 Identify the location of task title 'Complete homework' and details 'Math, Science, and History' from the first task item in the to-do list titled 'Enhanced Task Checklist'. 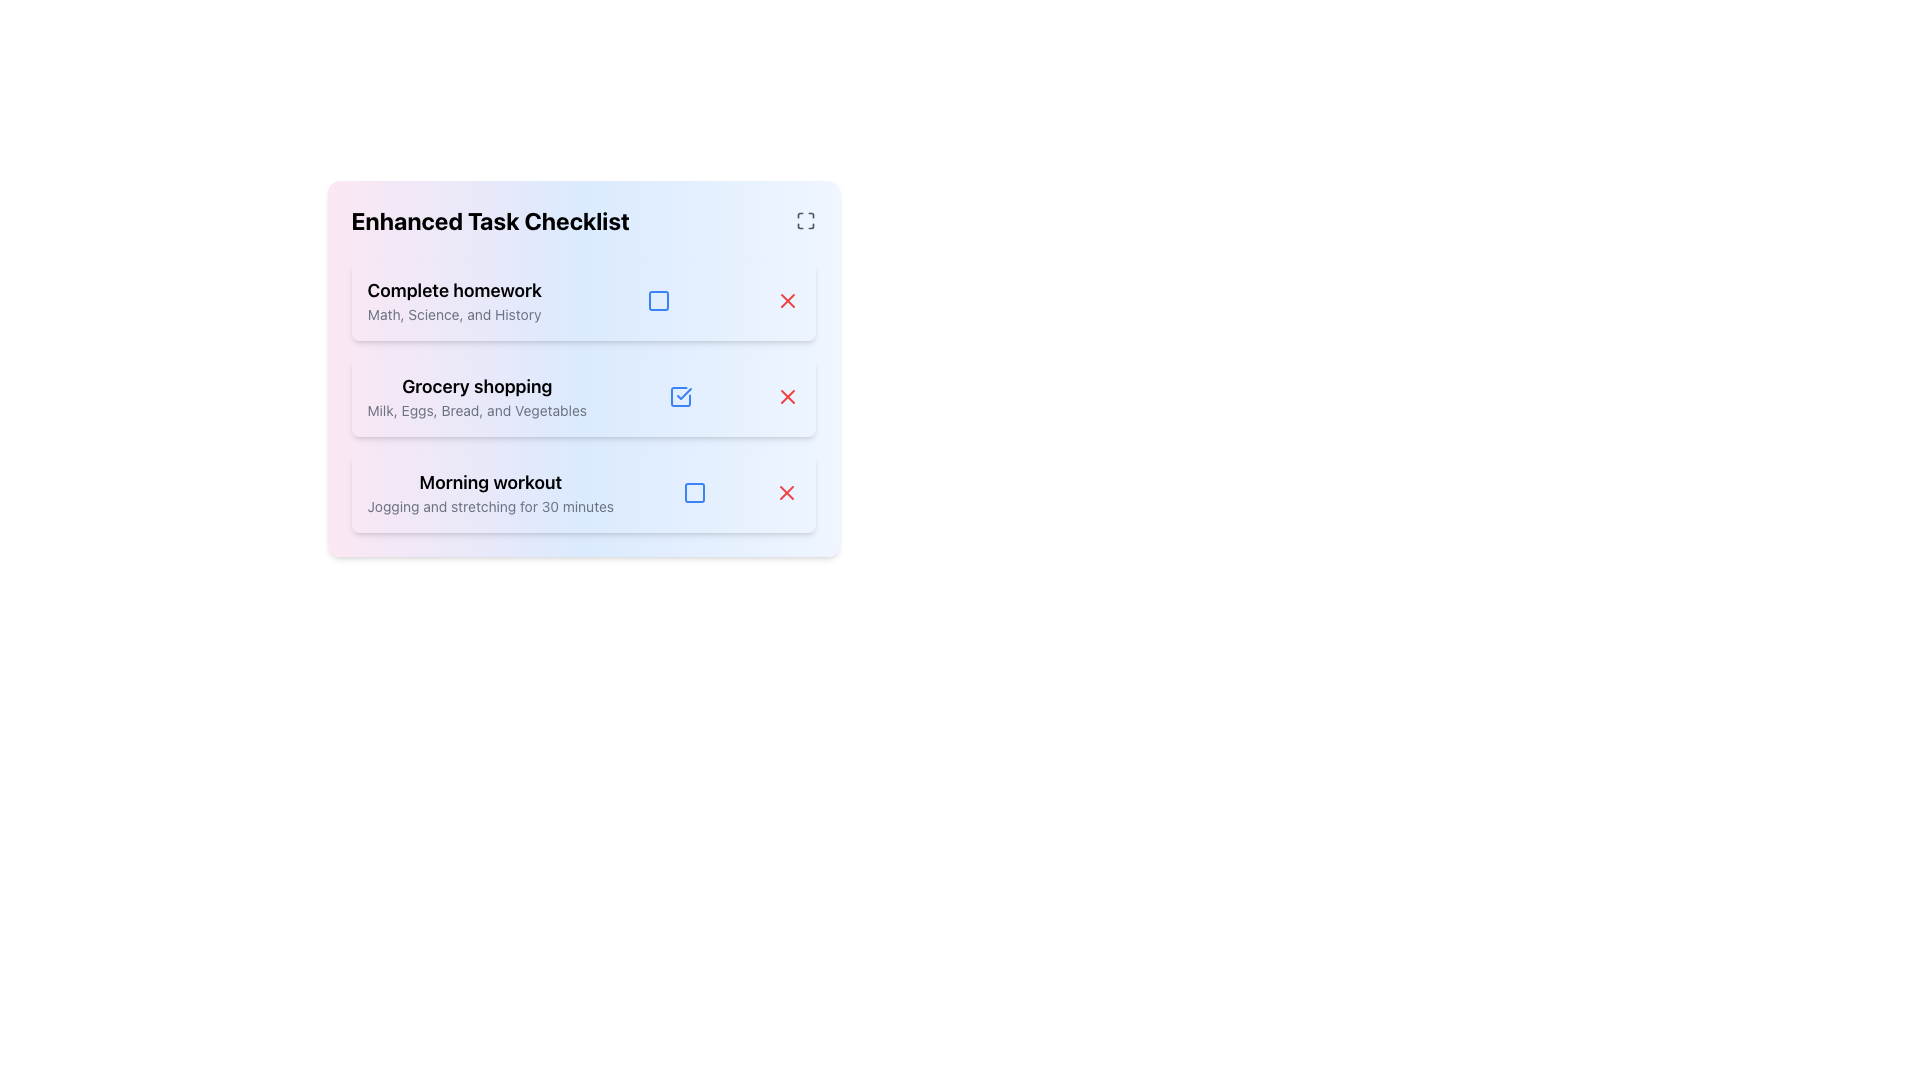
(453, 300).